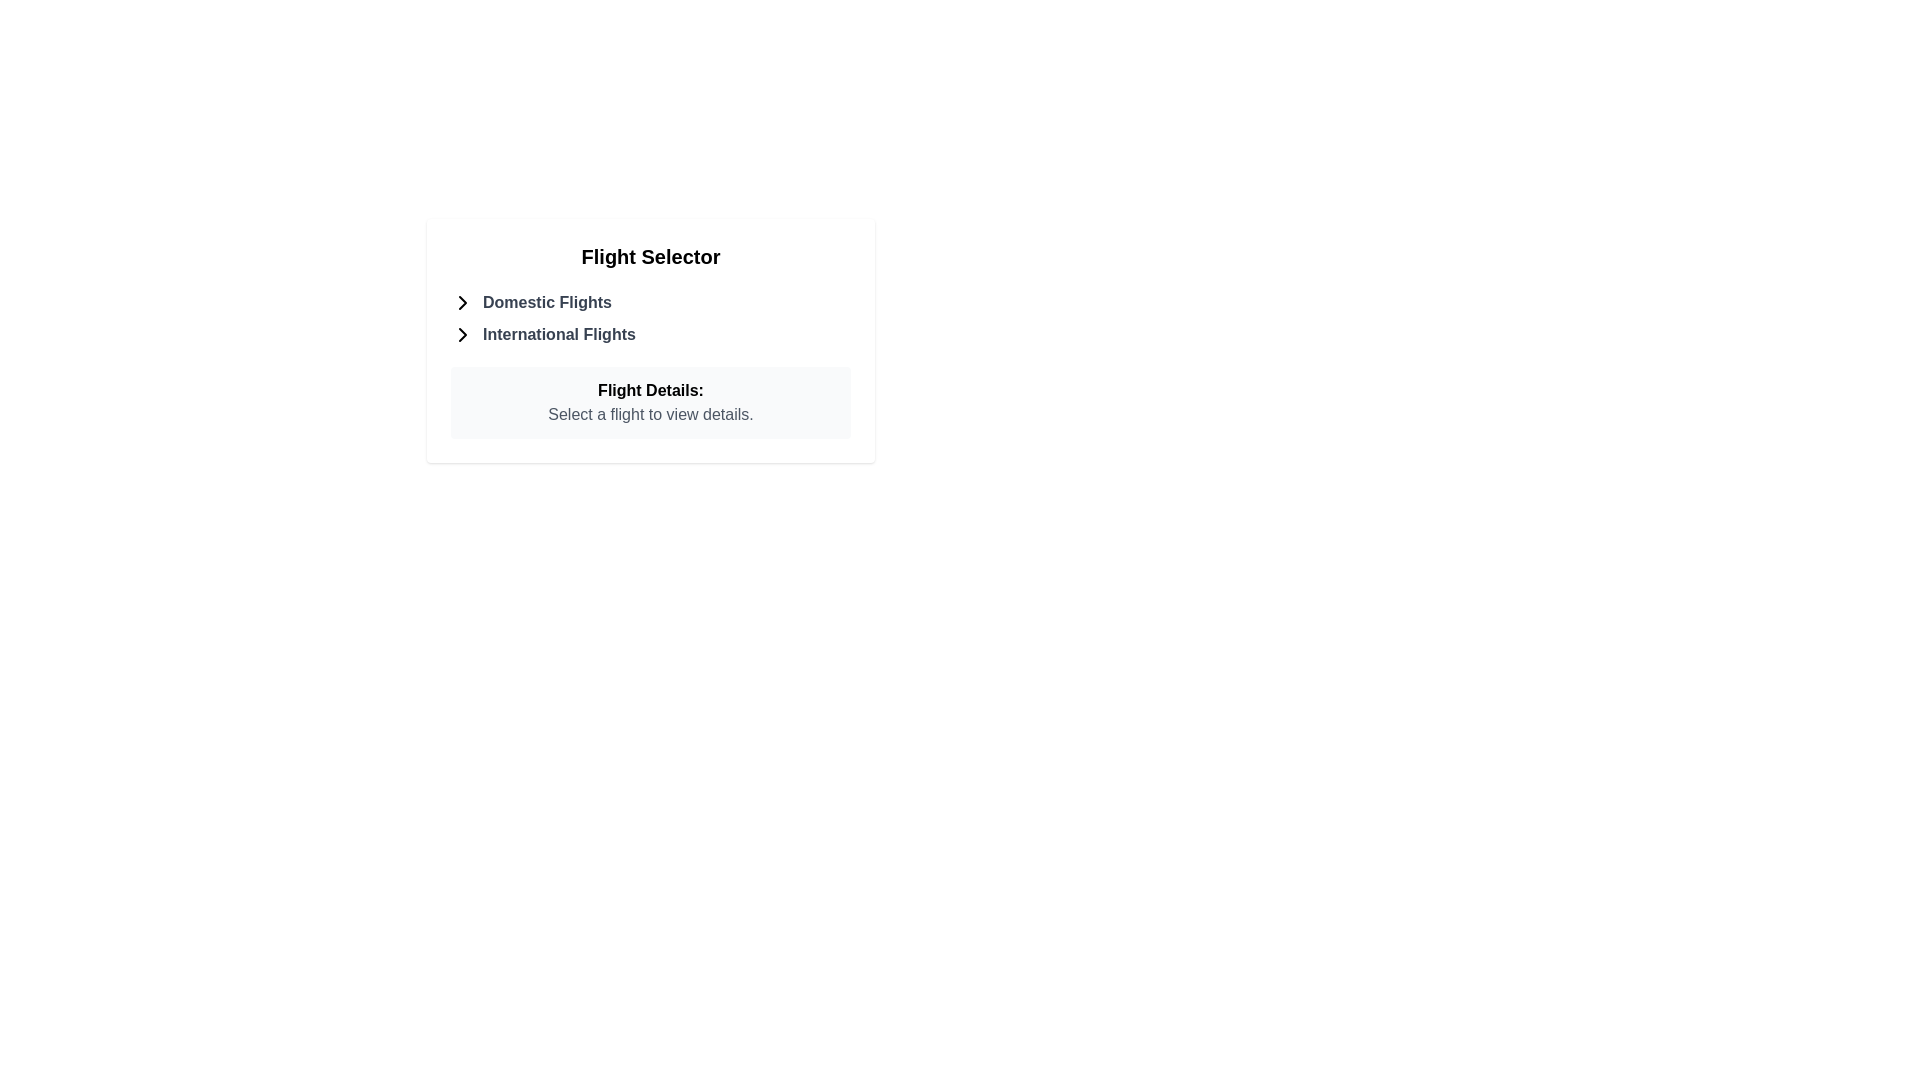 The height and width of the screenshot is (1080, 1920). What do you see at coordinates (461, 334) in the screenshot?
I see `the right-pointing arrow icon with a black stroke located next to the text 'International Flights' to indicate selection` at bounding box center [461, 334].